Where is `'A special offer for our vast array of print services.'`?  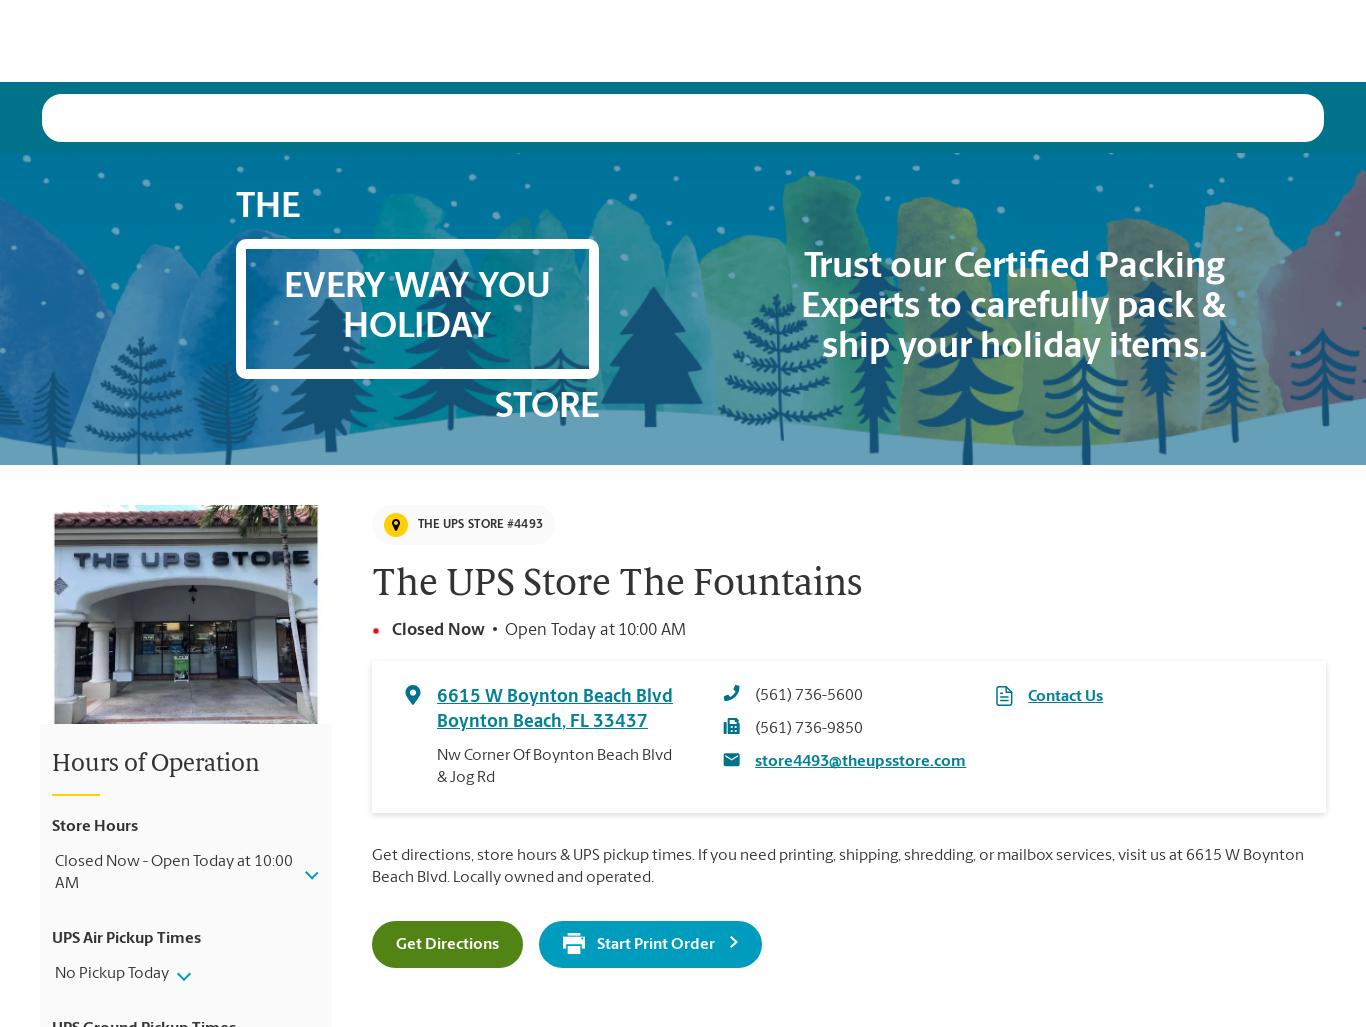
'A special offer for our vast array of print services.' is located at coordinates (917, 392).